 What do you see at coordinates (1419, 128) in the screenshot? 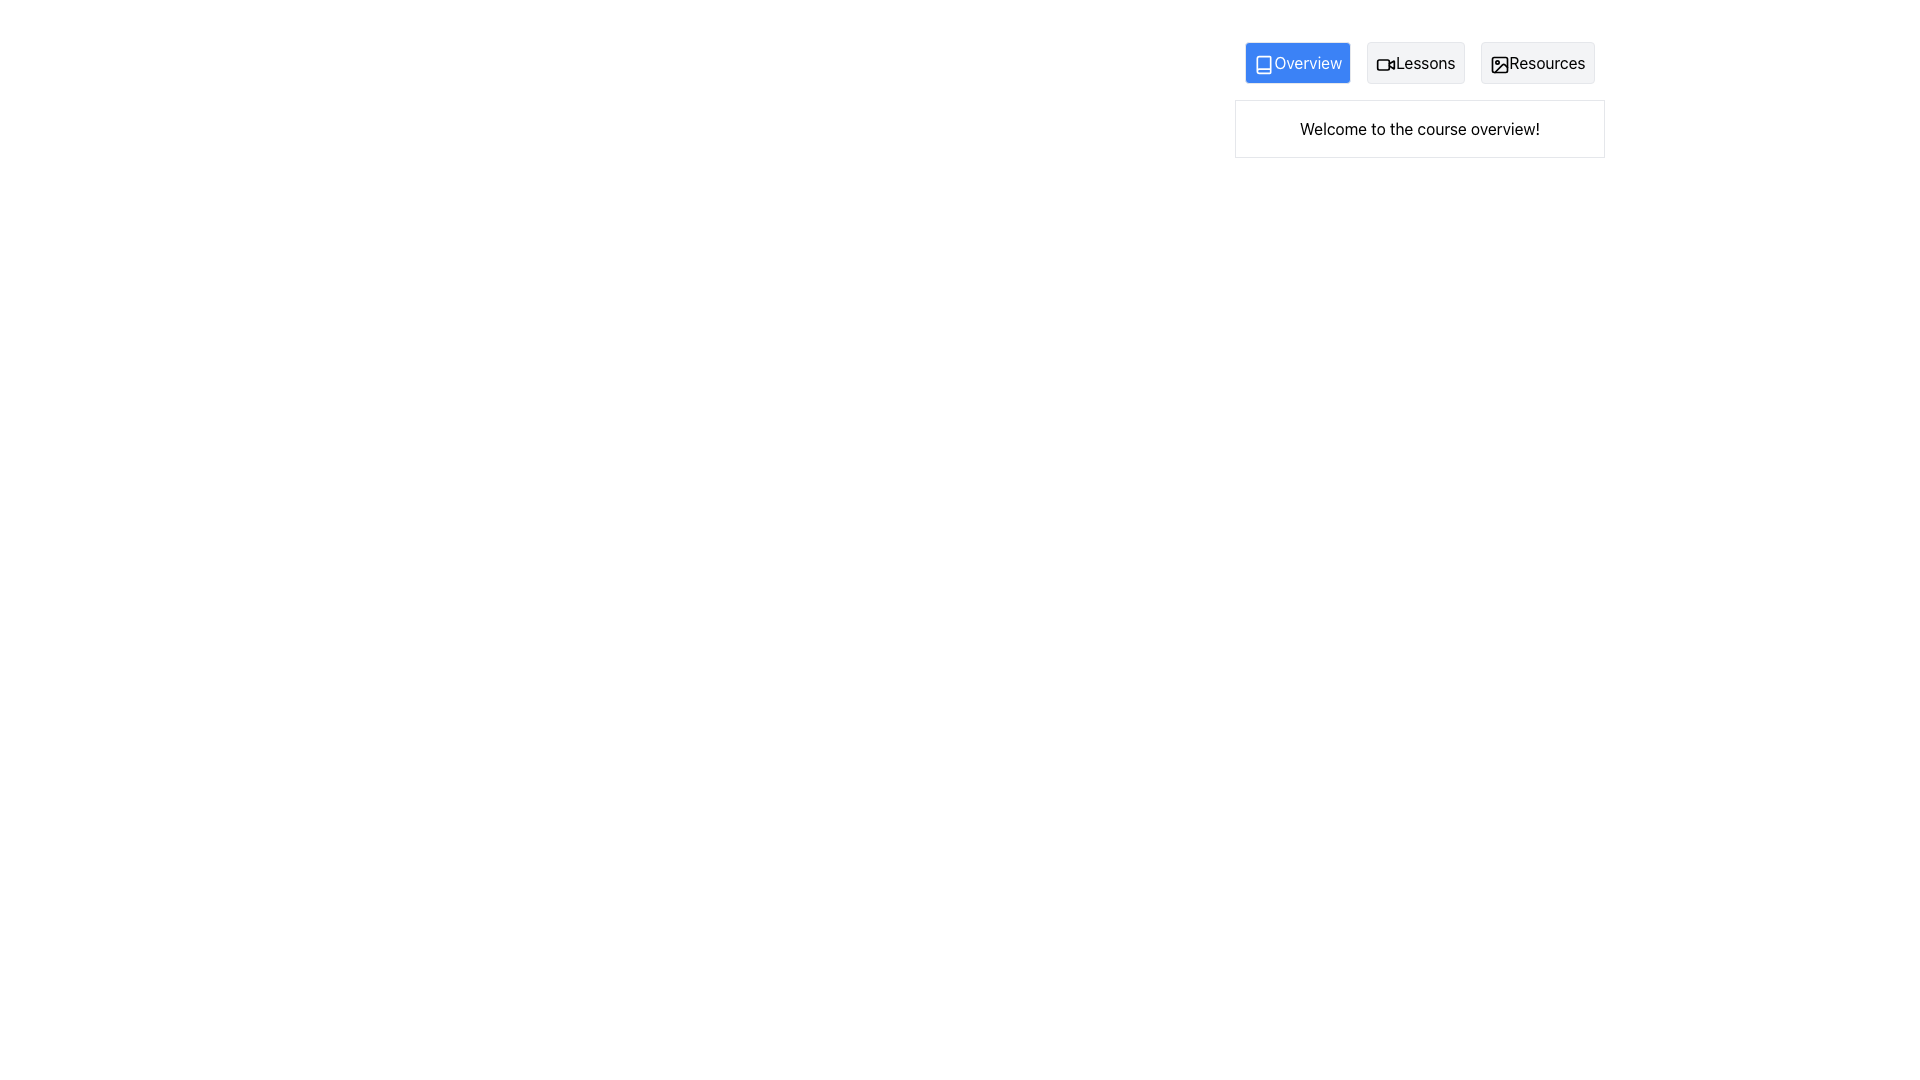
I see `the non-interactive Text Label that greets users and provides context for the current section, located below the buttons 'Overview', 'Lessons', and 'Resources'` at bounding box center [1419, 128].